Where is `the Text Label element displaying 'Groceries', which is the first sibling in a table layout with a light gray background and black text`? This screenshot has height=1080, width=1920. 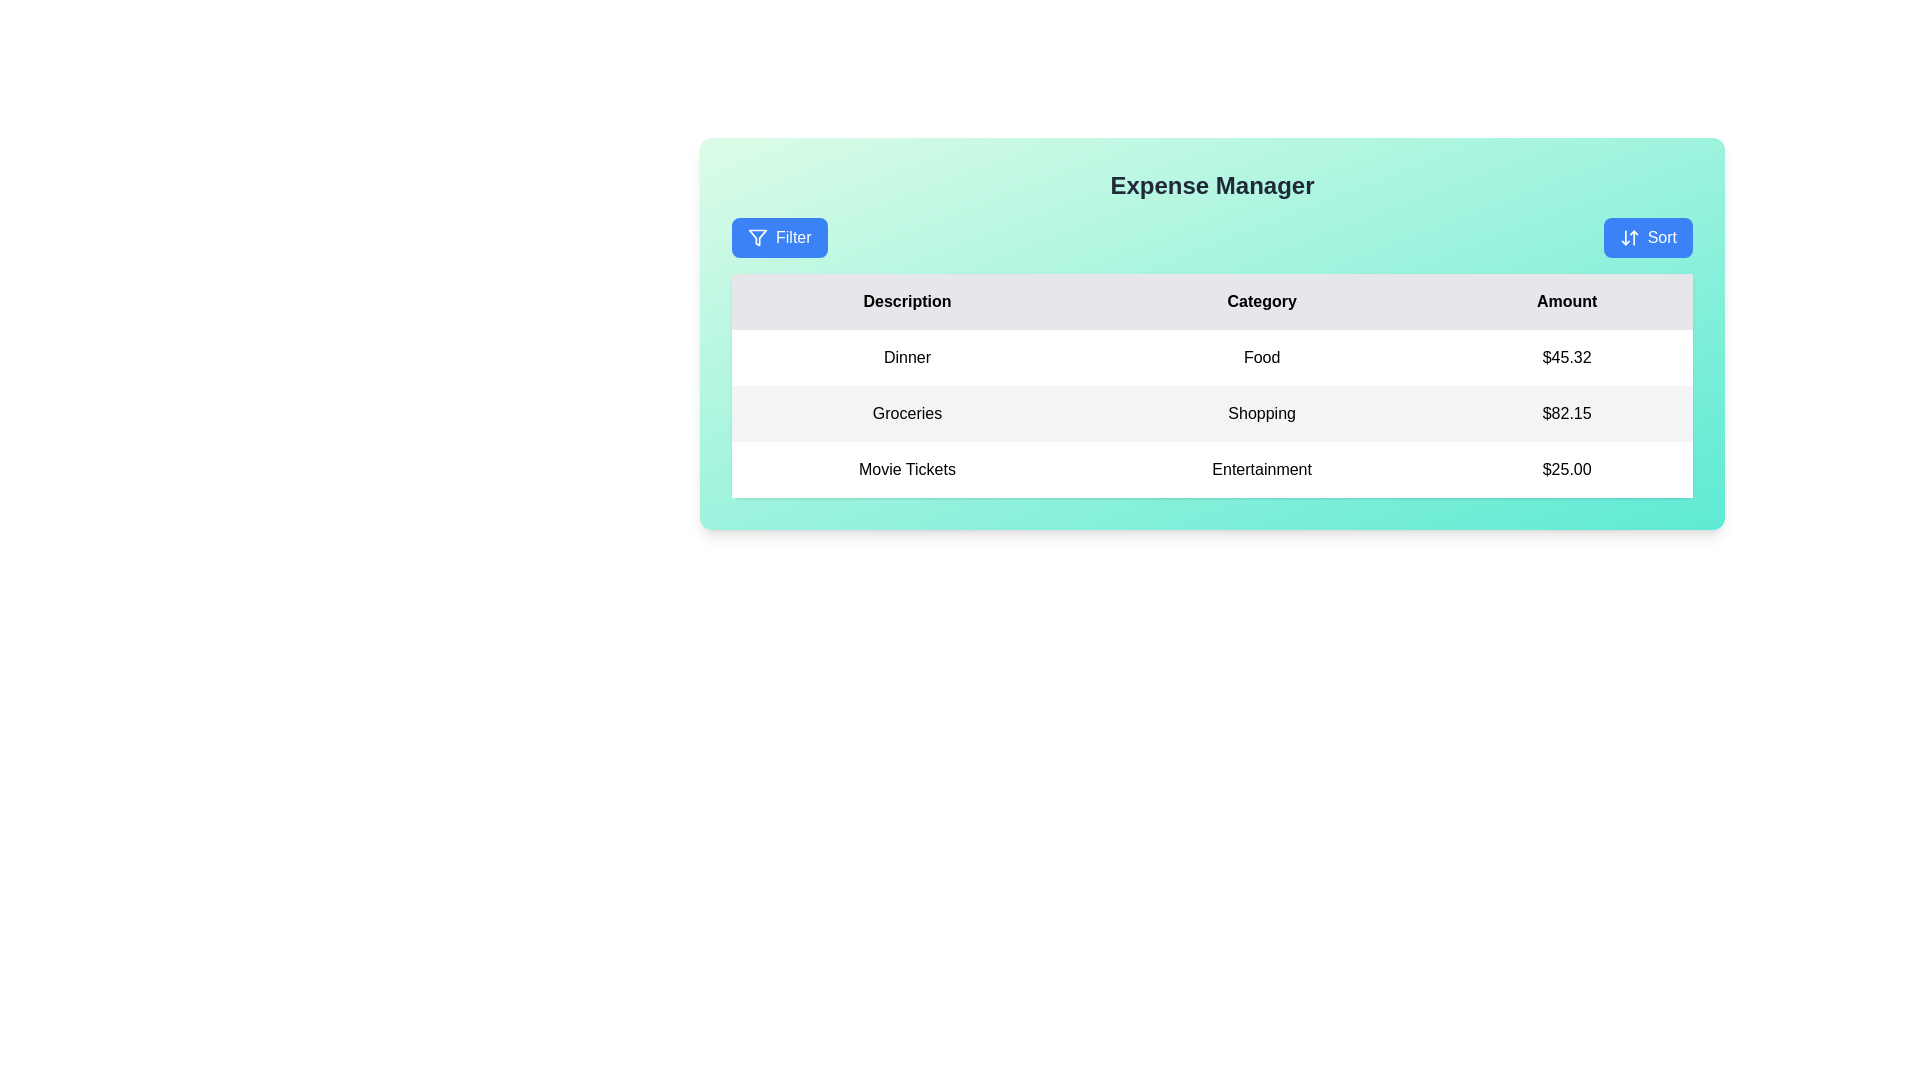
the Text Label element displaying 'Groceries', which is the first sibling in a table layout with a light gray background and black text is located at coordinates (906, 412).